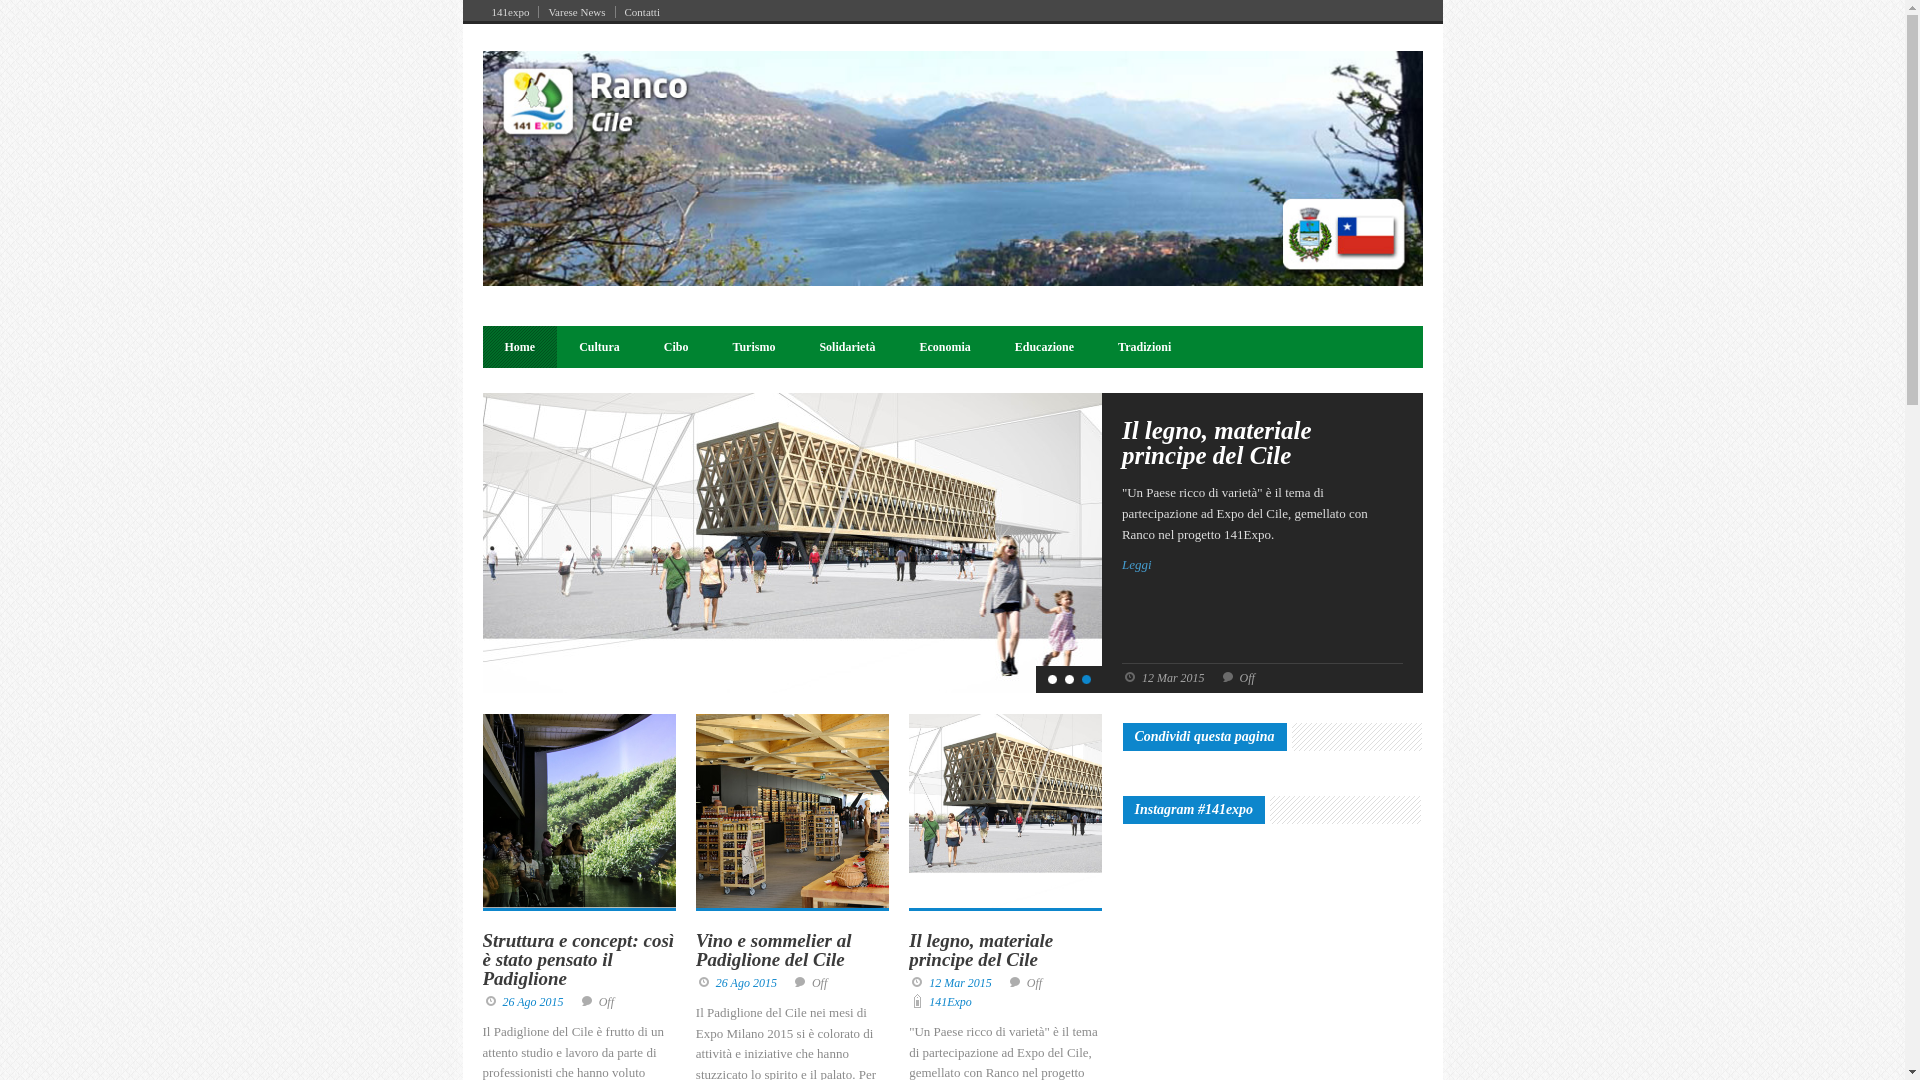 This screenshot has width=1920, height=1080. Describe the element at coordinates (949, 1002) in the screenshot. I see `'141Expo'` at that location.